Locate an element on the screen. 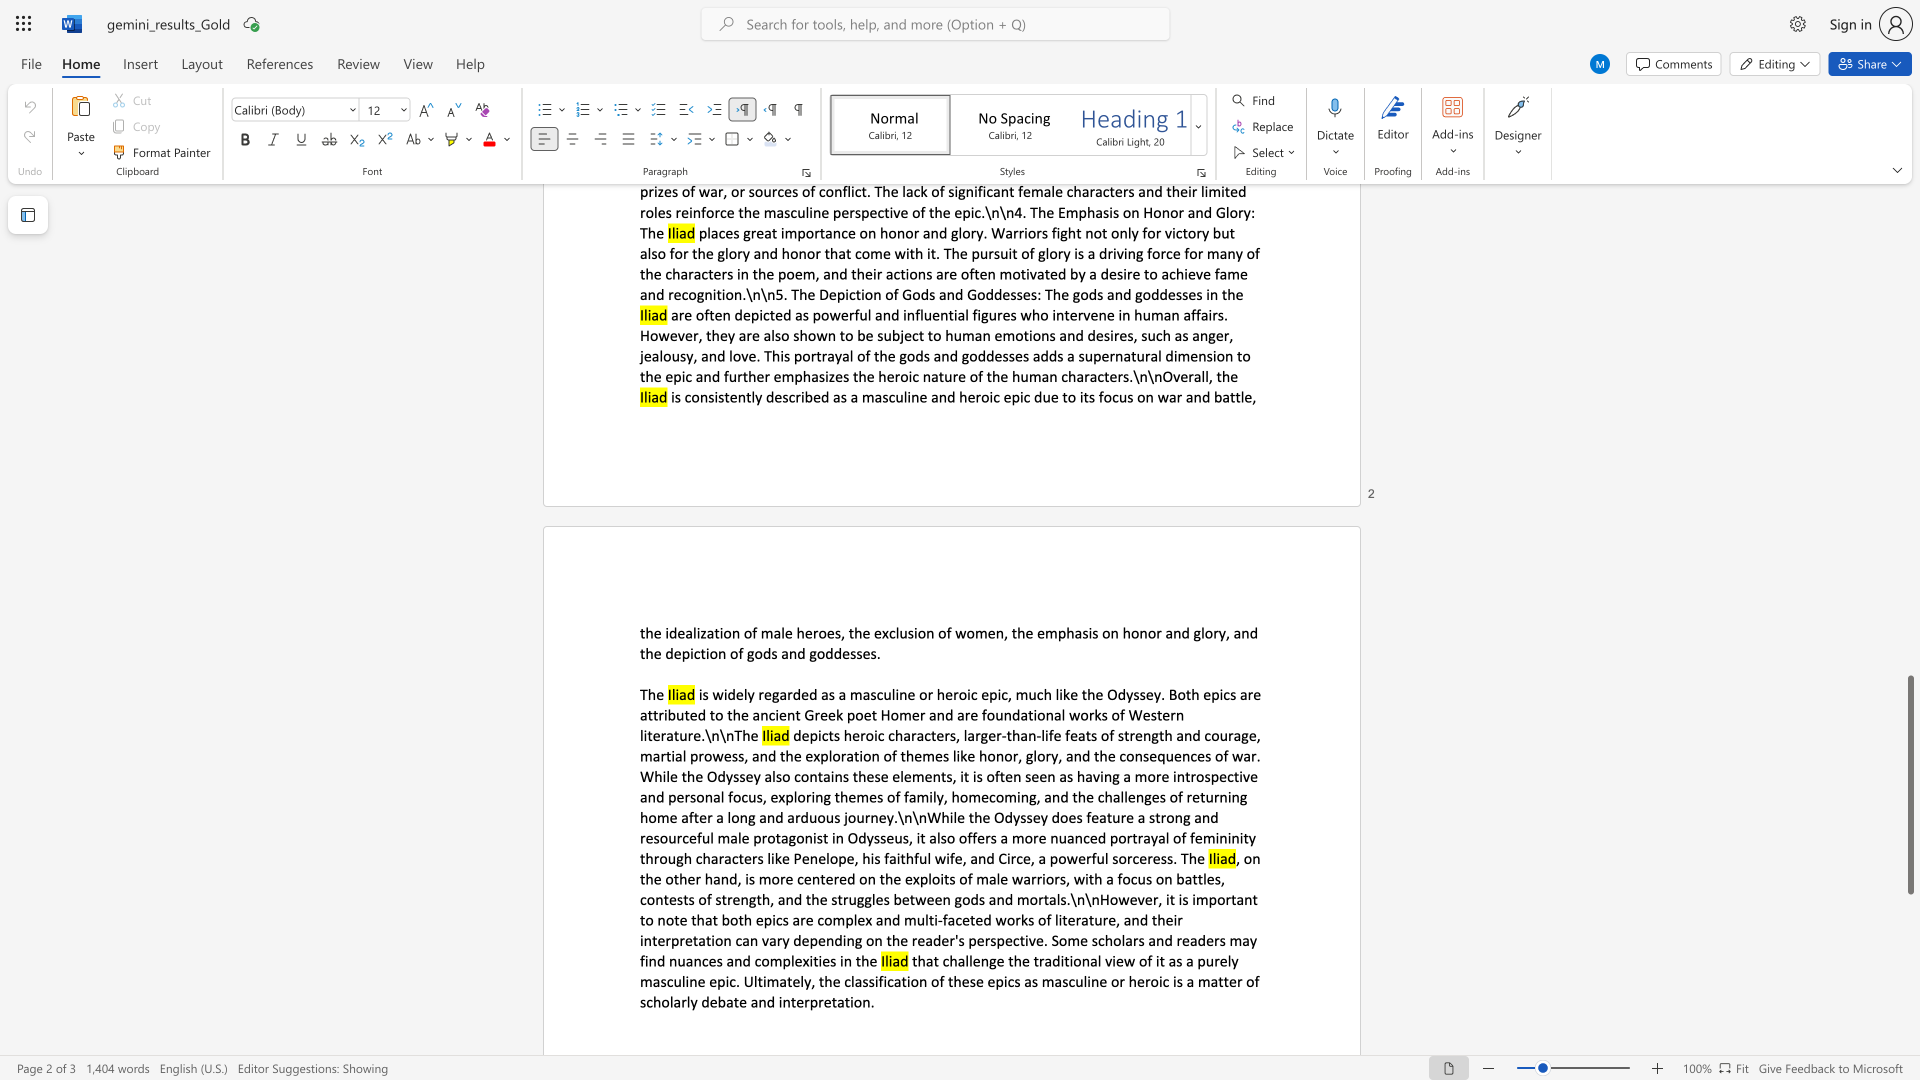 This screenshot has height=1080, width=1920. the scrollbar on the right is located at coordinates (1909, 519).